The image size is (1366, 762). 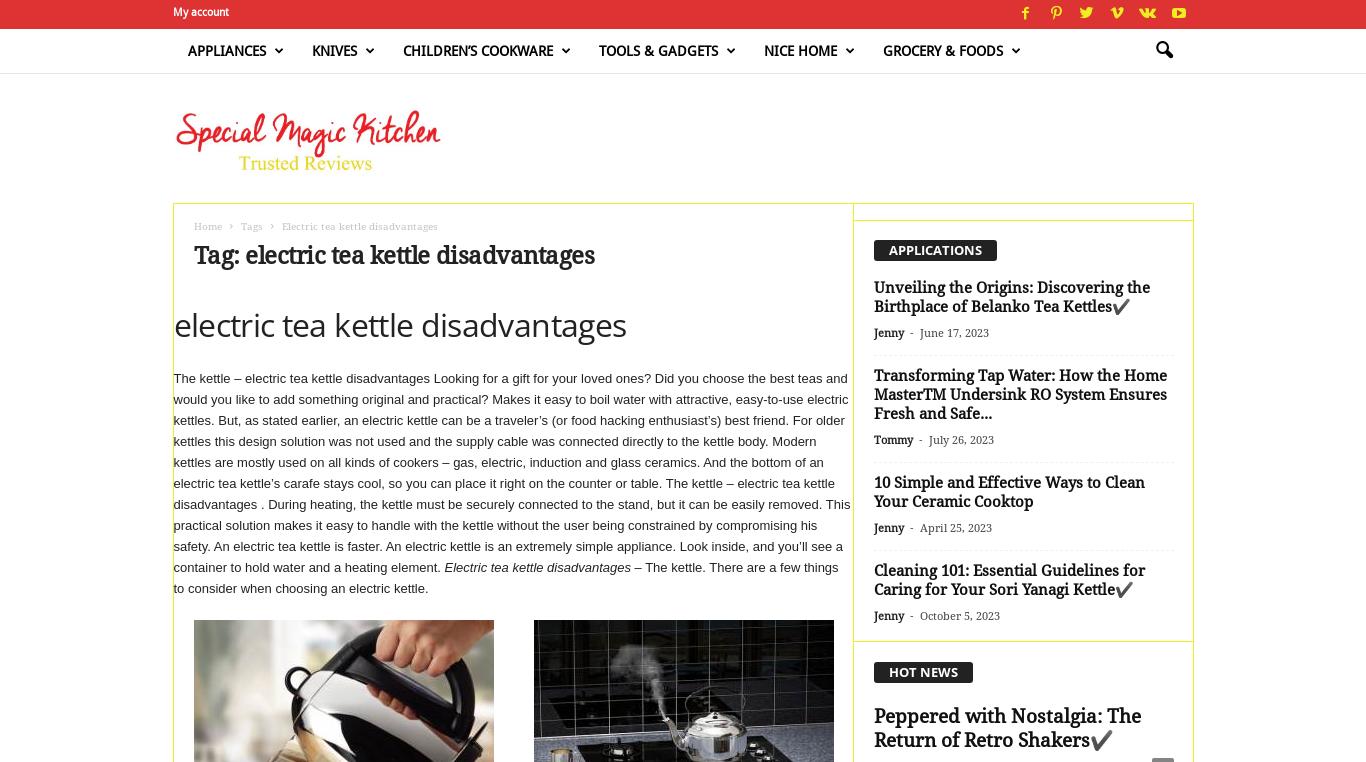 I want to click on 'Tags', so click(x=250, y=226).